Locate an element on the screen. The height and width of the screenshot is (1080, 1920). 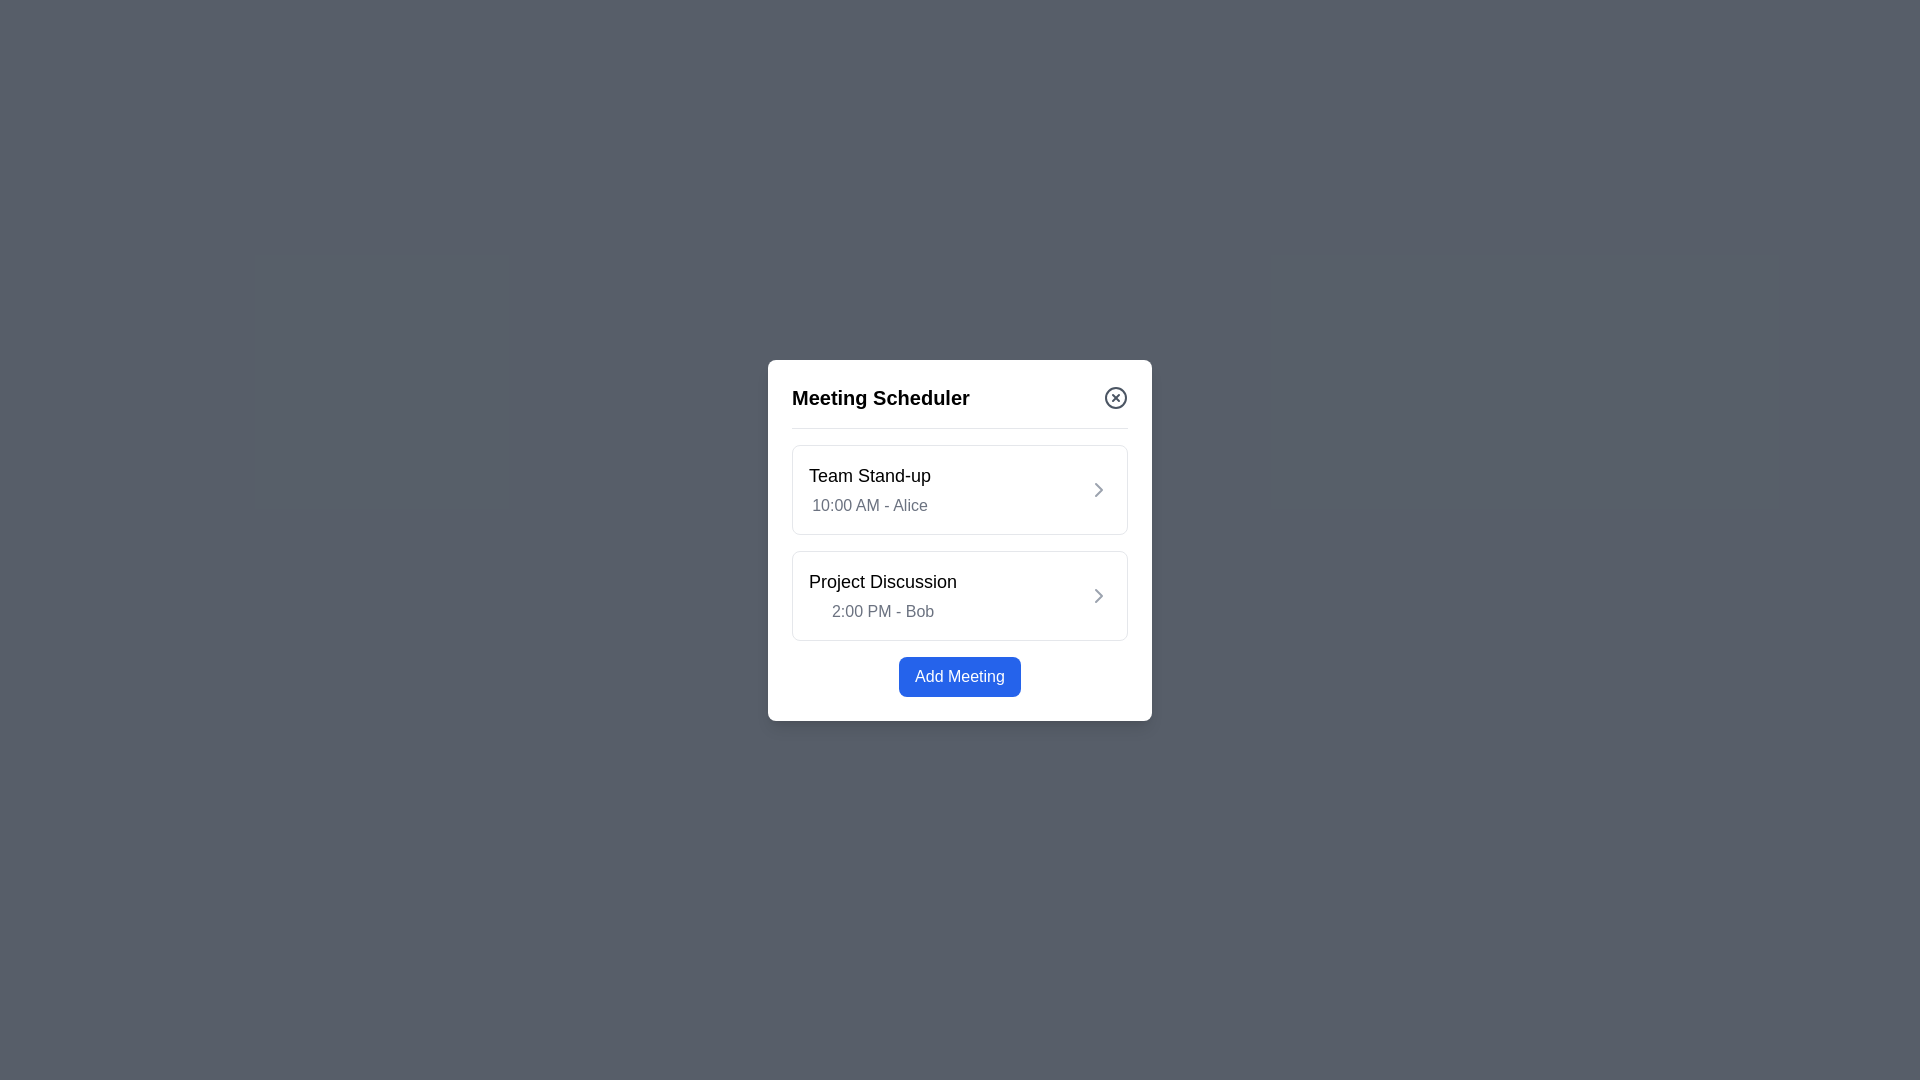
the 'Project Discussion' text label, which is styled in bold and is larger than the adjacent text '2:00 PM - Bob', located in the second item of the list on the main interface is located at coordinates (882, 581).